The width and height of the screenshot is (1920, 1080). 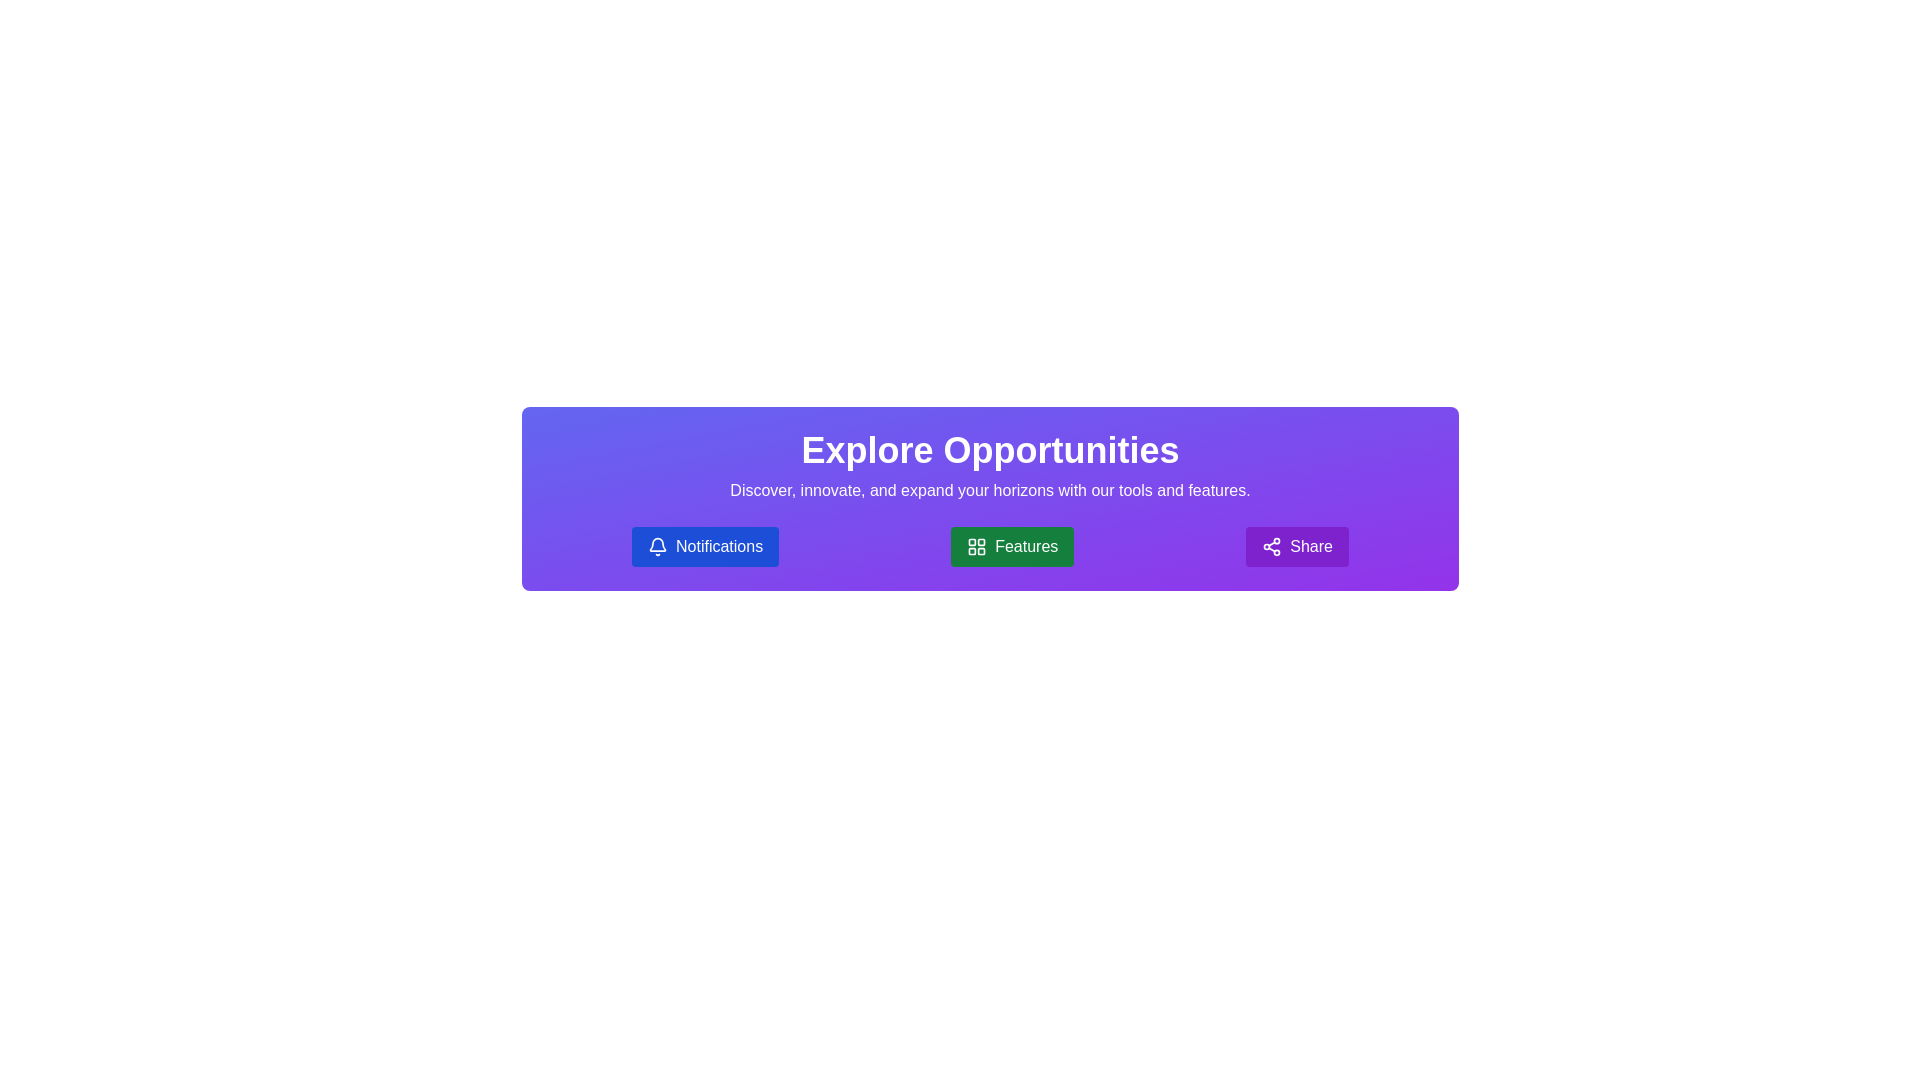 I want to click on the 'Features' button, so click(x=1012, y=547).